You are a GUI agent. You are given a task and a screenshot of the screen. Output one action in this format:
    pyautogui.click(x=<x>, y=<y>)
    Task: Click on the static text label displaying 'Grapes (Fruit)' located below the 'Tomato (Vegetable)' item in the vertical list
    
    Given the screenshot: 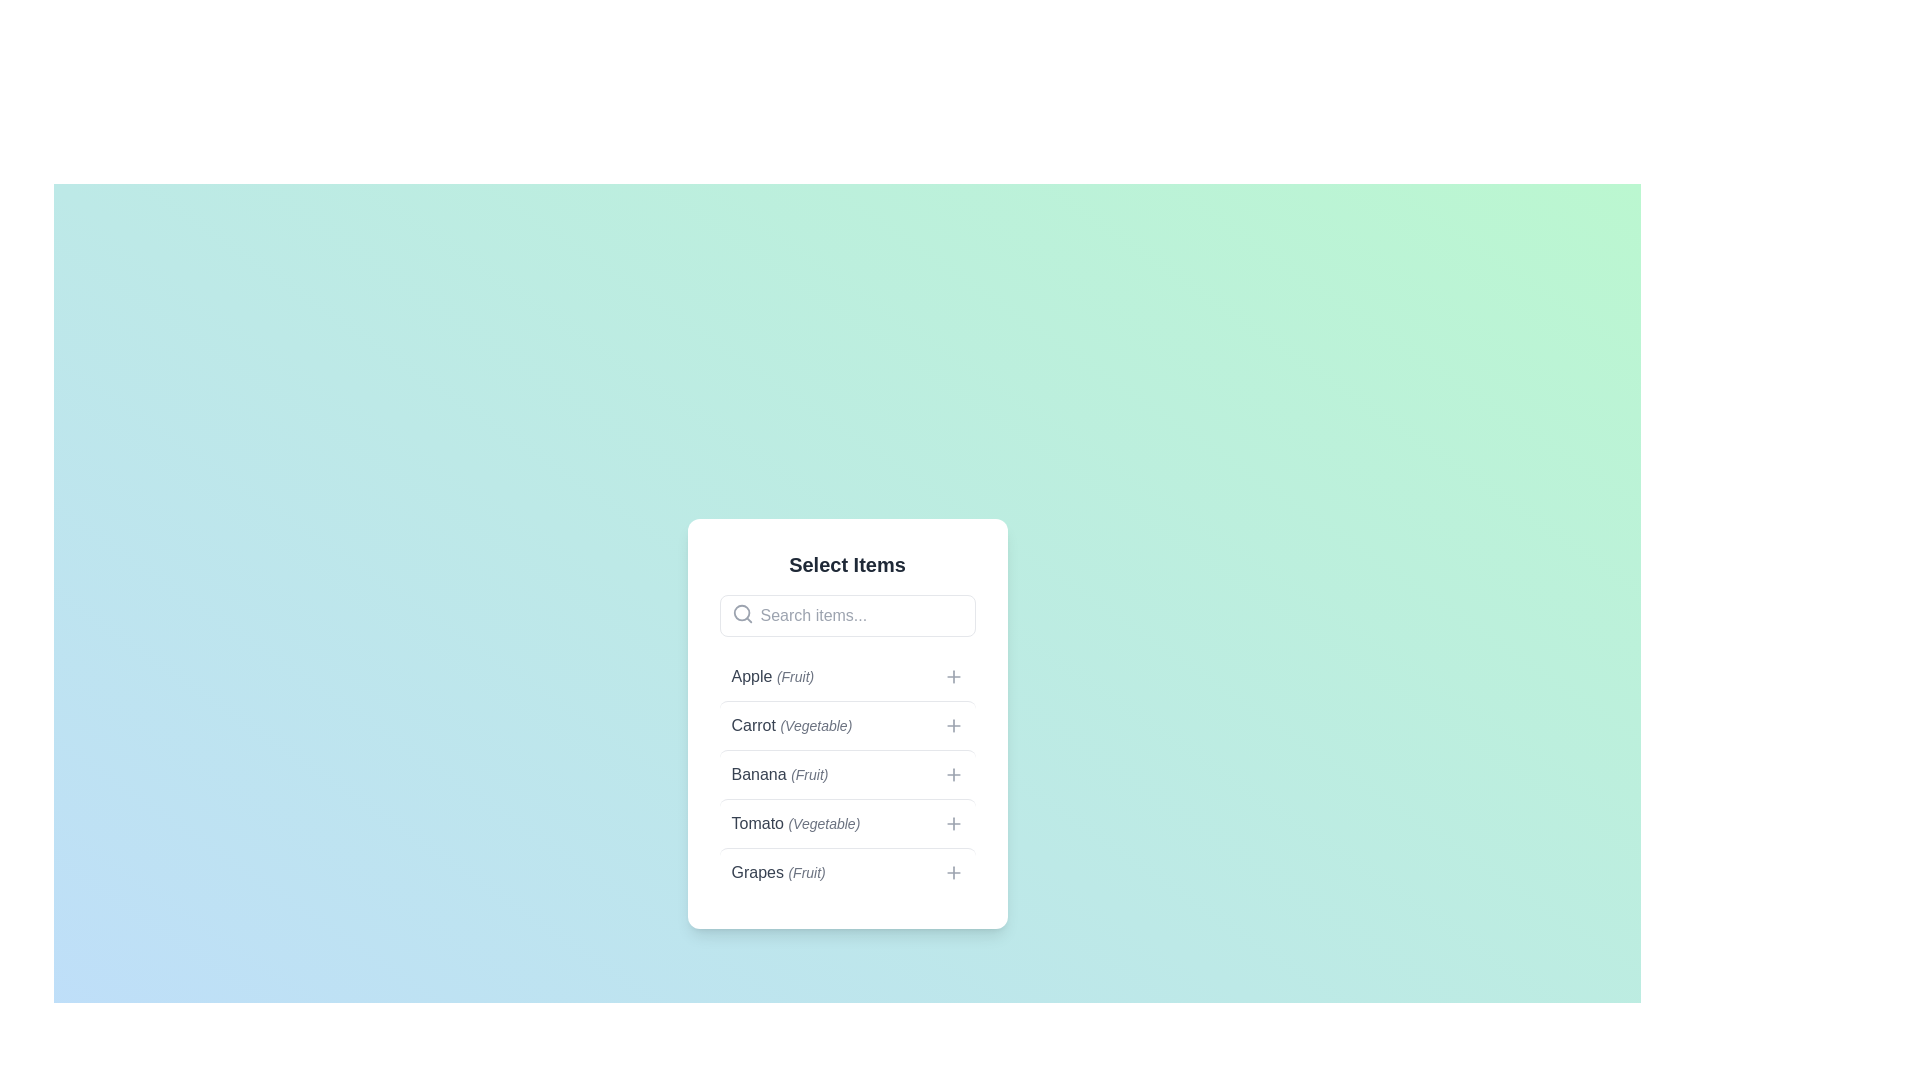 What is the action you would take?
    pyautogui.click(x=777, y=871)
    